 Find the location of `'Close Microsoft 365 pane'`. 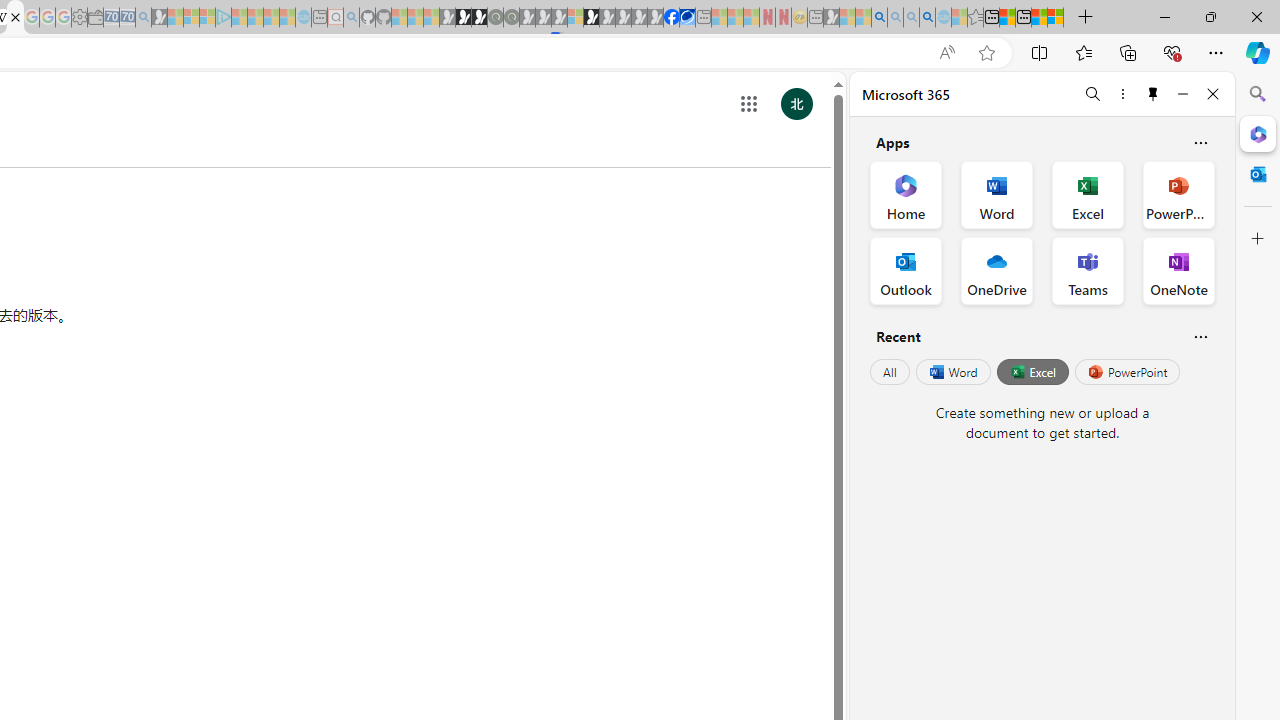

'Close Microsoft 365 pane' is located at coordinates (1257, 133).